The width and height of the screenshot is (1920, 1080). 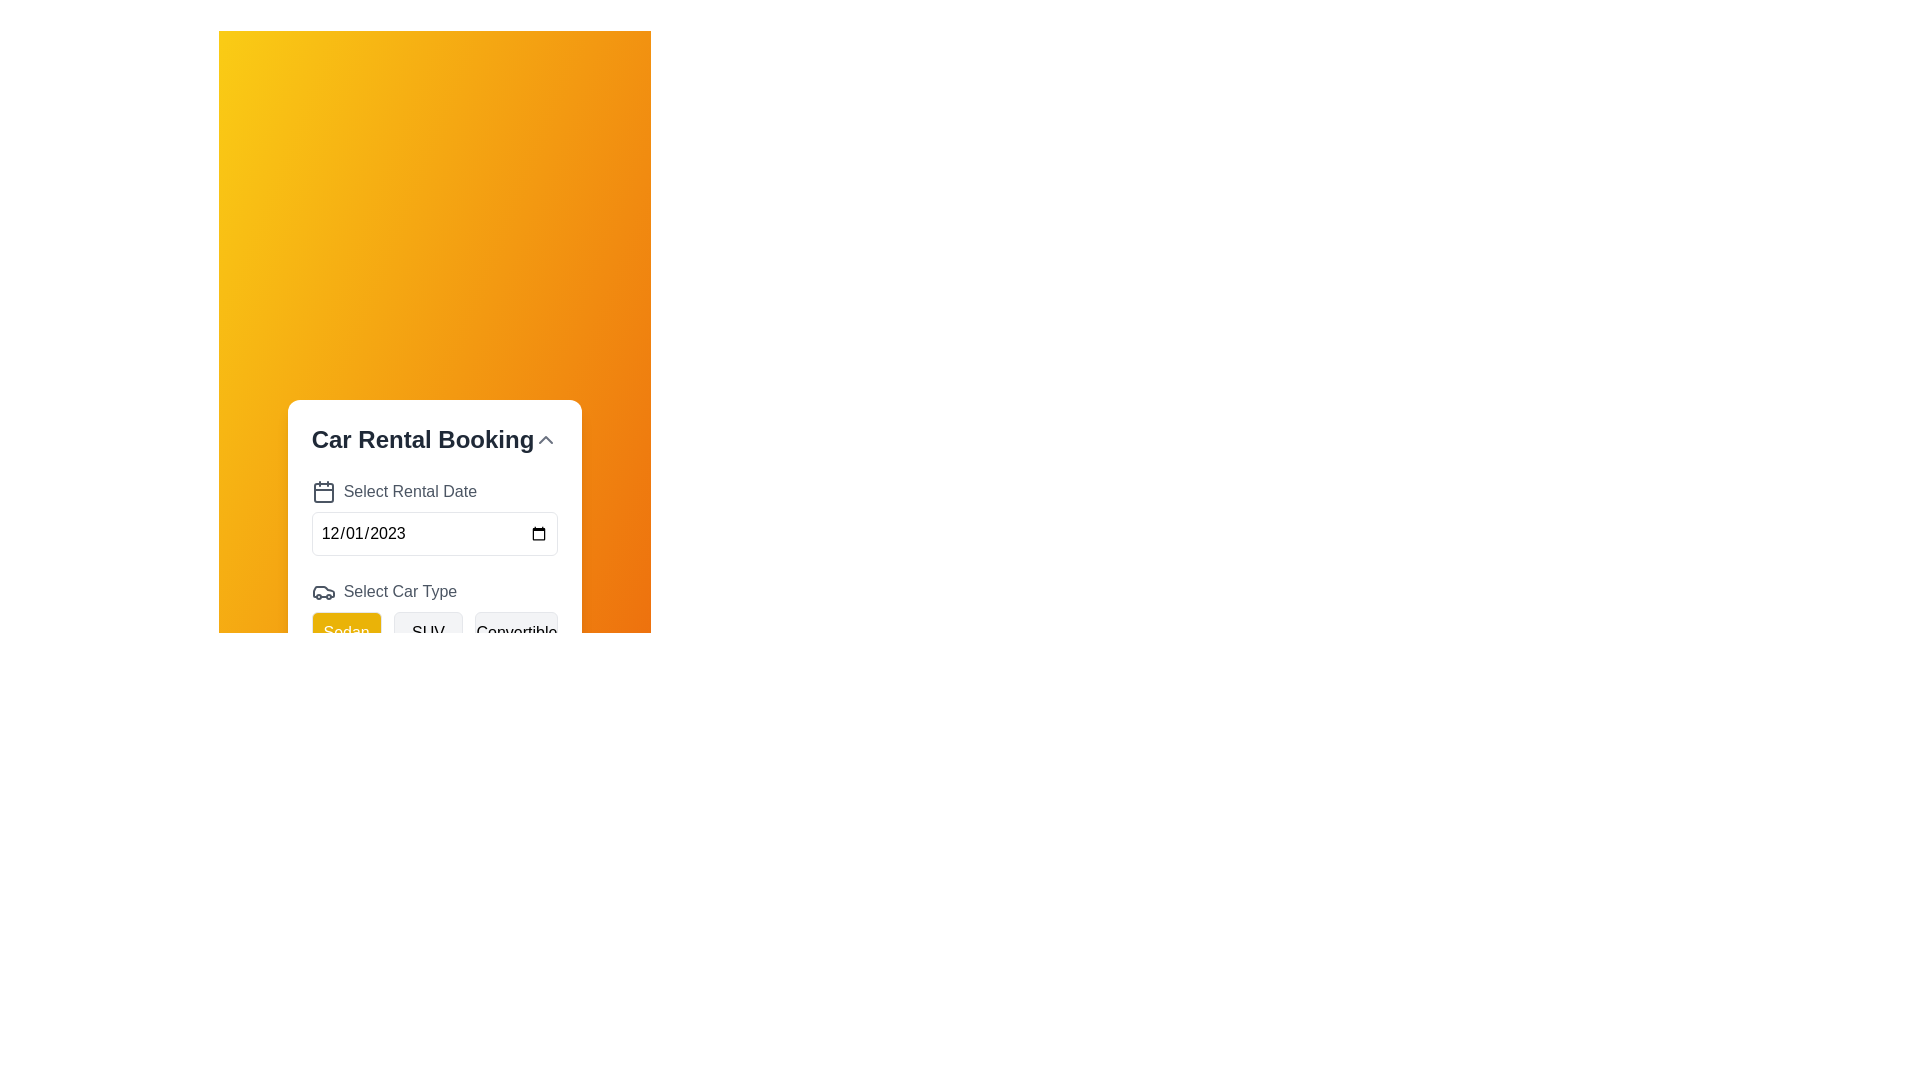 What do you see at coordinates (546, 438) in the screenshot?
I see `the upward-pointing chevron icon button` at bounding box center [546, 438].